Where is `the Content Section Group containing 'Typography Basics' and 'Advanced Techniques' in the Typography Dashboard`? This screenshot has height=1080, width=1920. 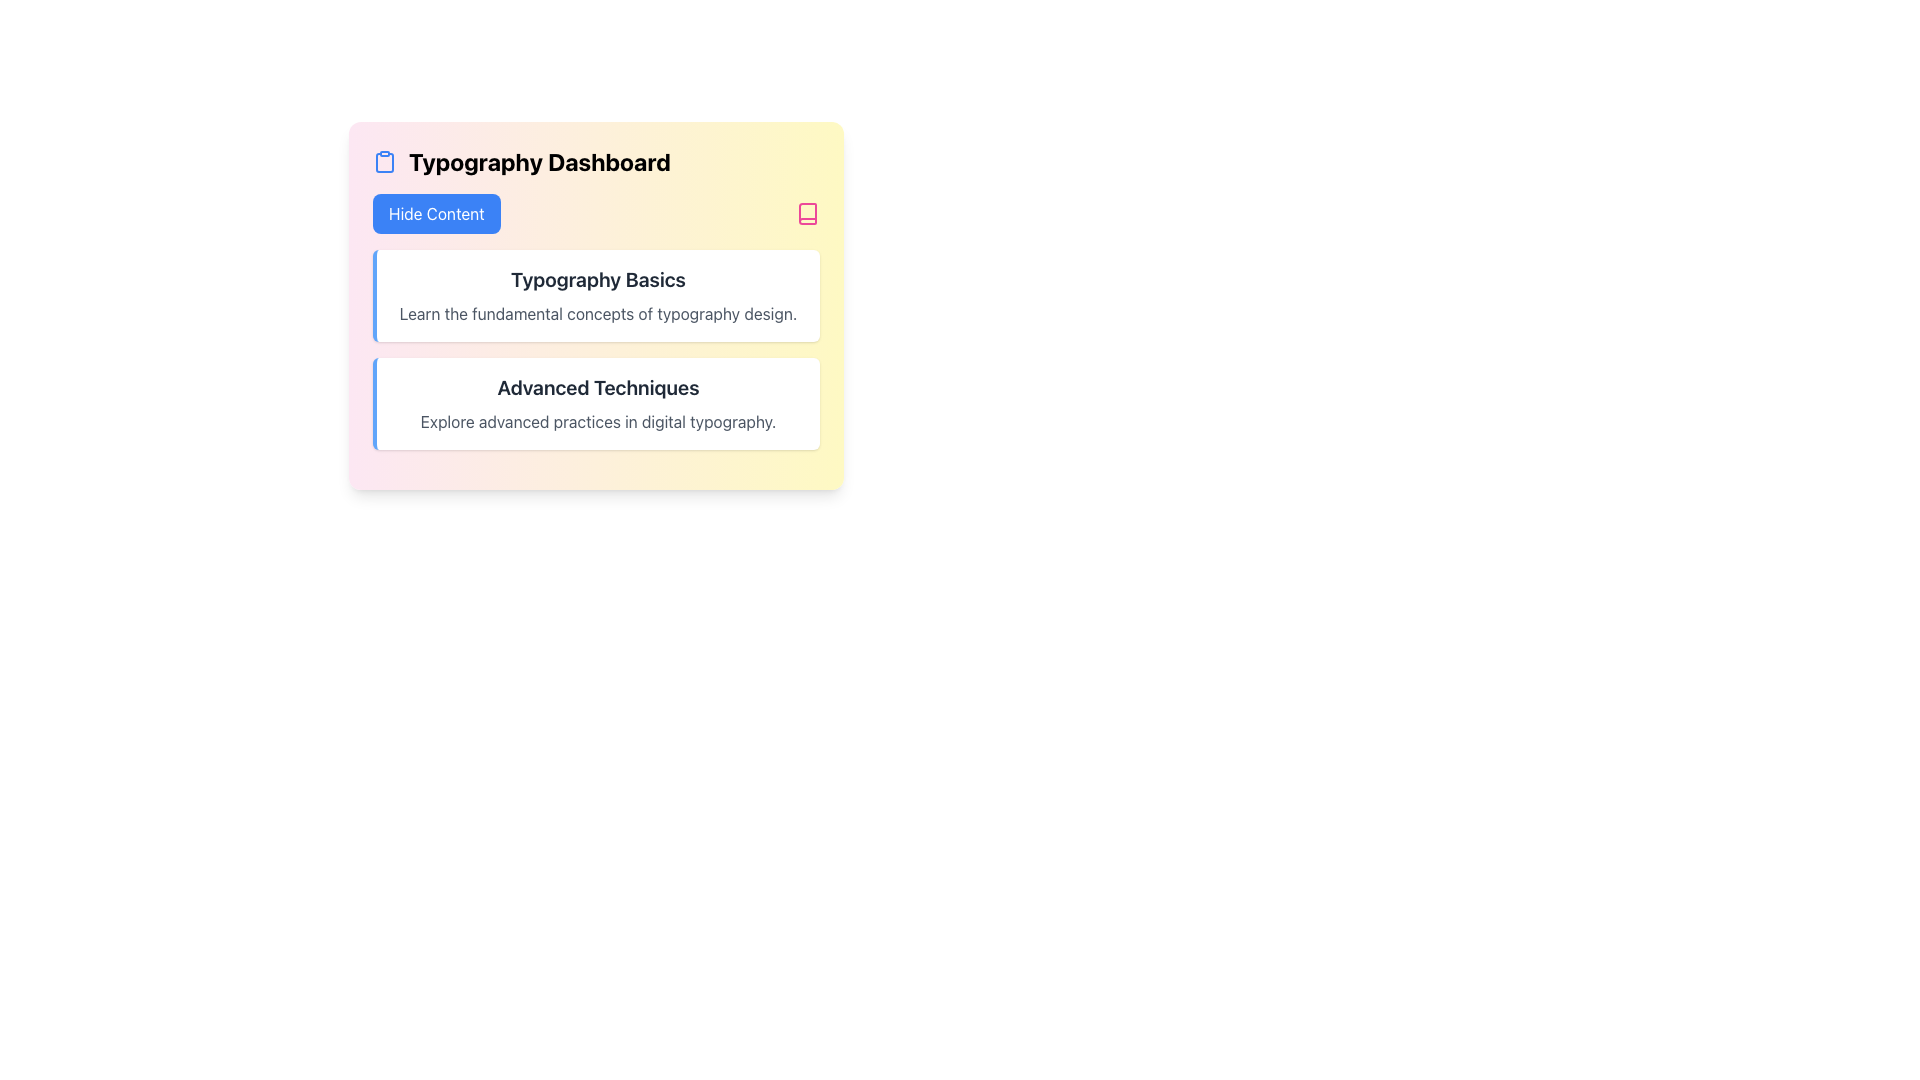 the Content Section Group containing 'Typography Basics' and 'Advanced Techniques' in the Typography Dashboard is located at coordinates (595, 349).